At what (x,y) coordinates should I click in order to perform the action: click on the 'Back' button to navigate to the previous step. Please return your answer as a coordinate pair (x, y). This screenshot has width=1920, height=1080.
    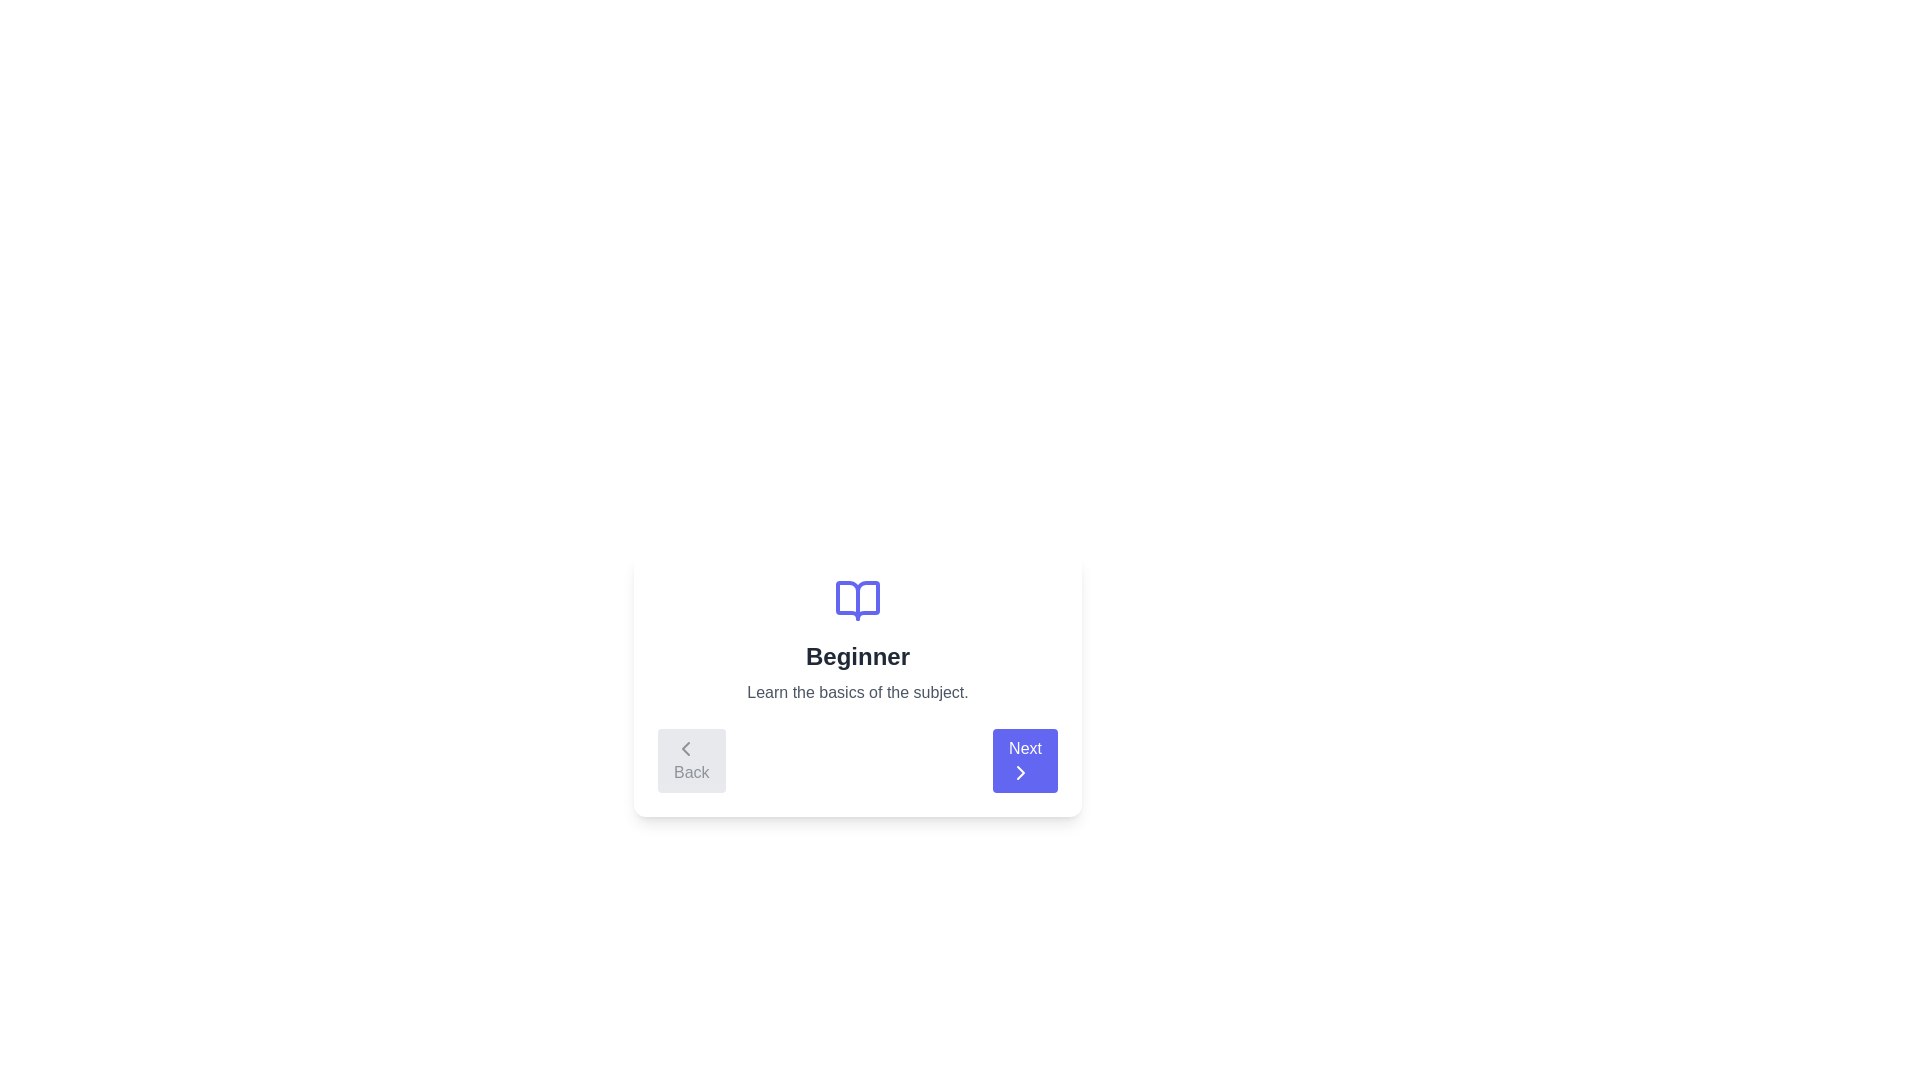
    Looking at the image, I should click on (691, 760).